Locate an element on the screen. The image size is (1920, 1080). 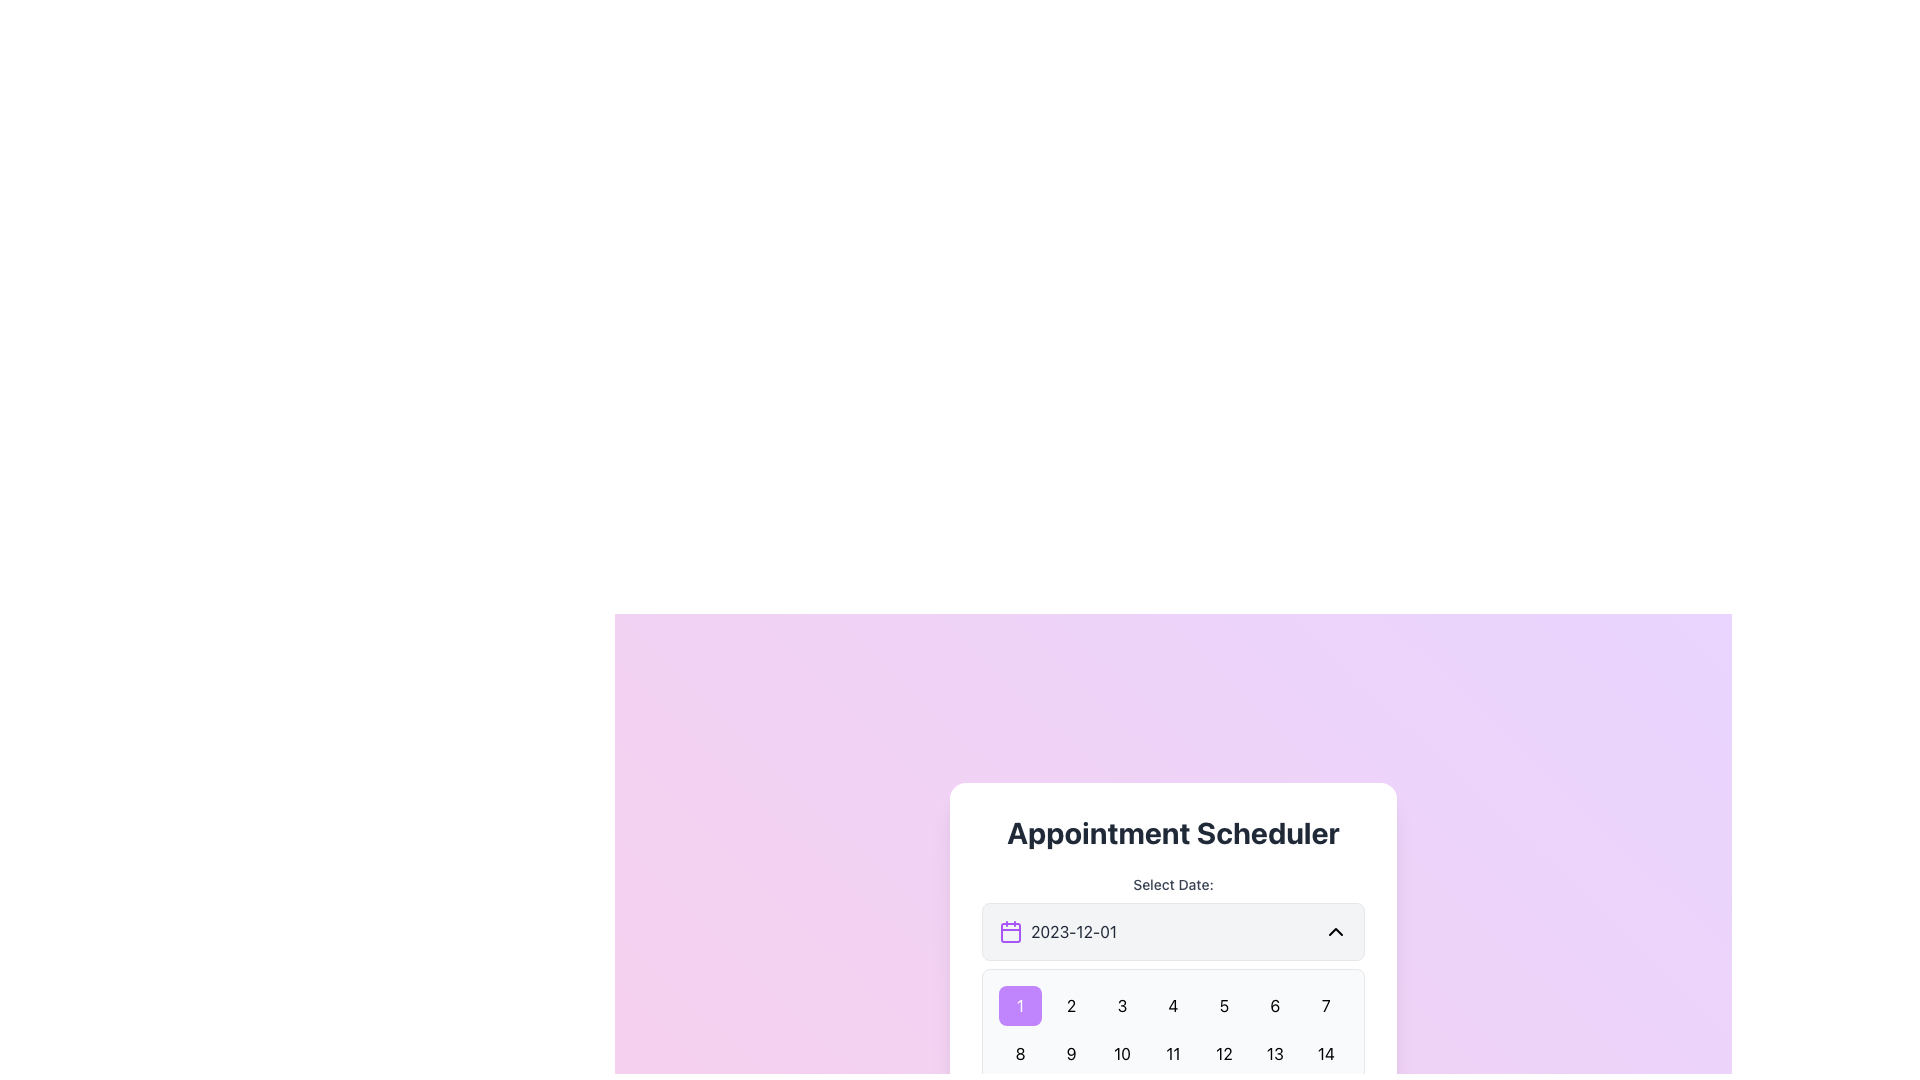
the button representing the fourth day of the month in the calendar interface is located at coordinates (1173, 1006).